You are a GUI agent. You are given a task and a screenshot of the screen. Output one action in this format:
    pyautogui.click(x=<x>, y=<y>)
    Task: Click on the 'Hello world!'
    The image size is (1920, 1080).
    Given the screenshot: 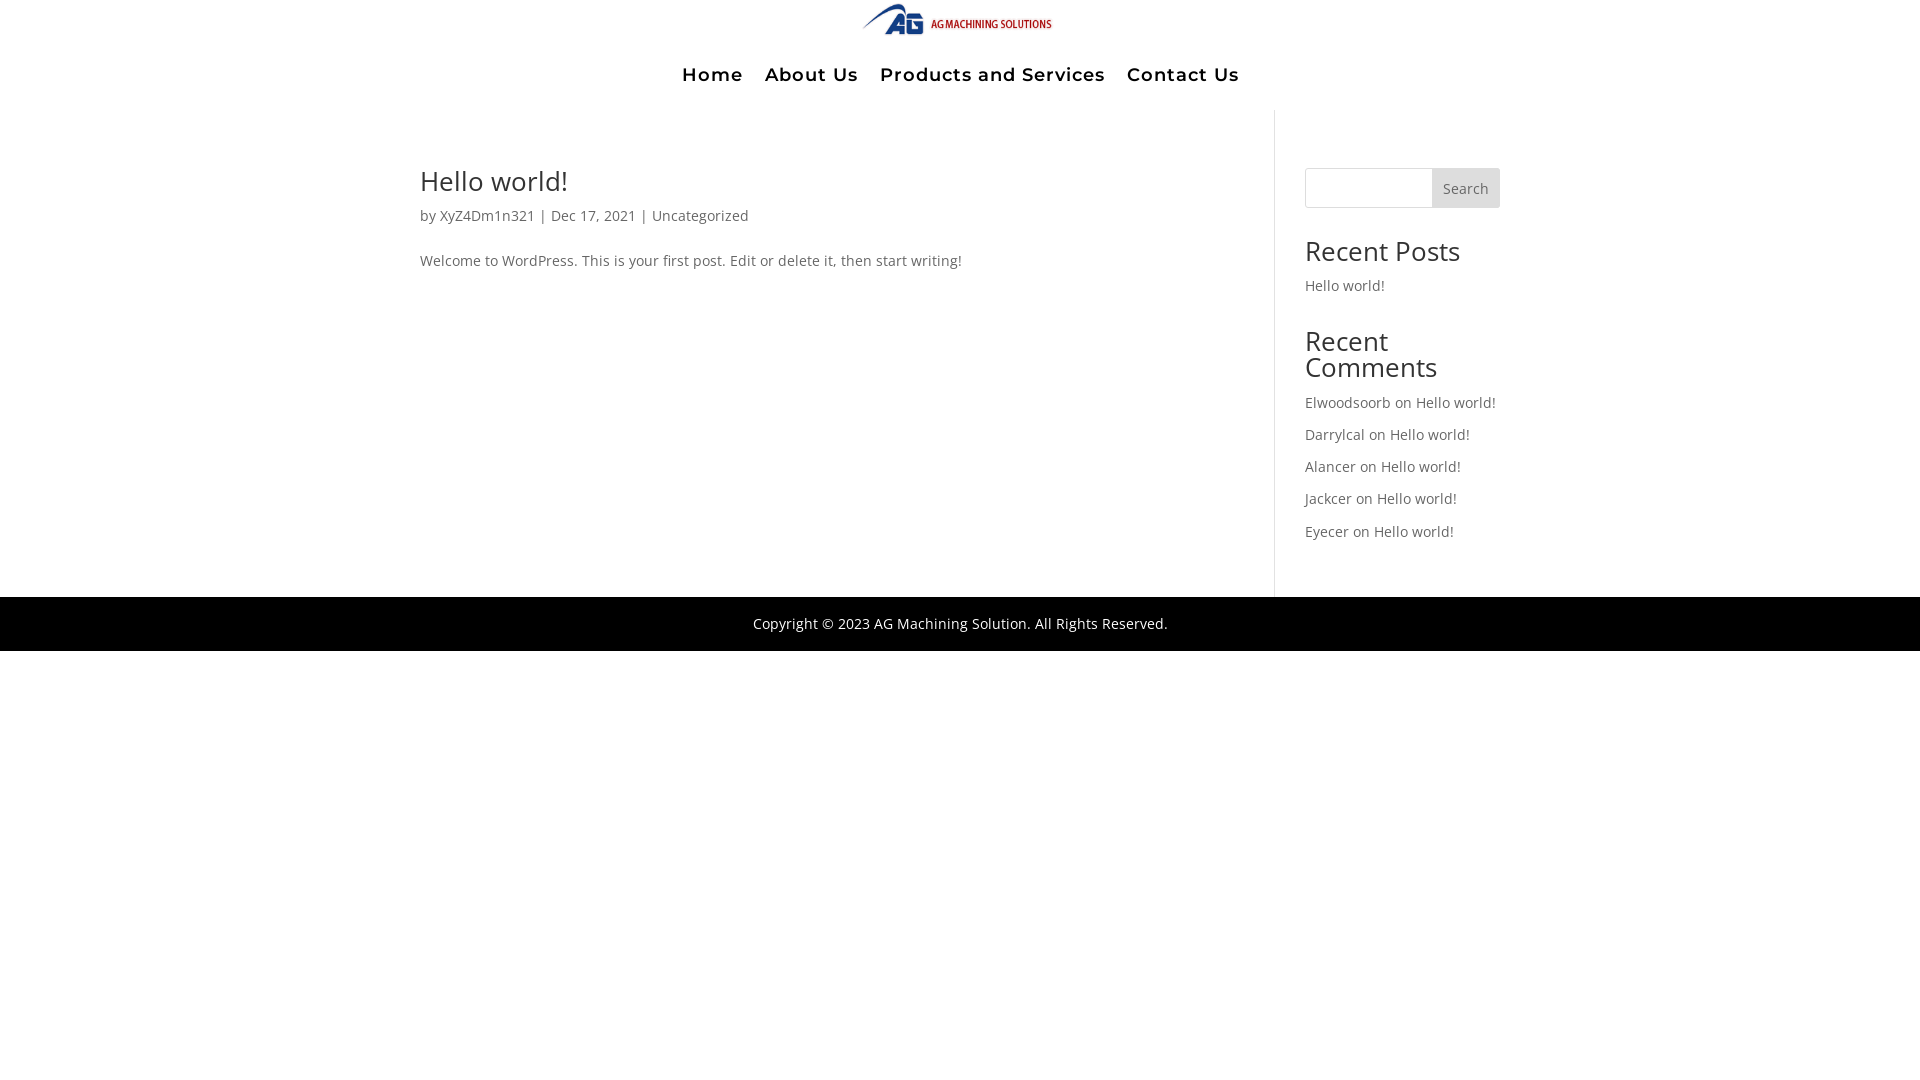 What is the action you would take?
    pyautogui.click(x=1455, y=402)
    